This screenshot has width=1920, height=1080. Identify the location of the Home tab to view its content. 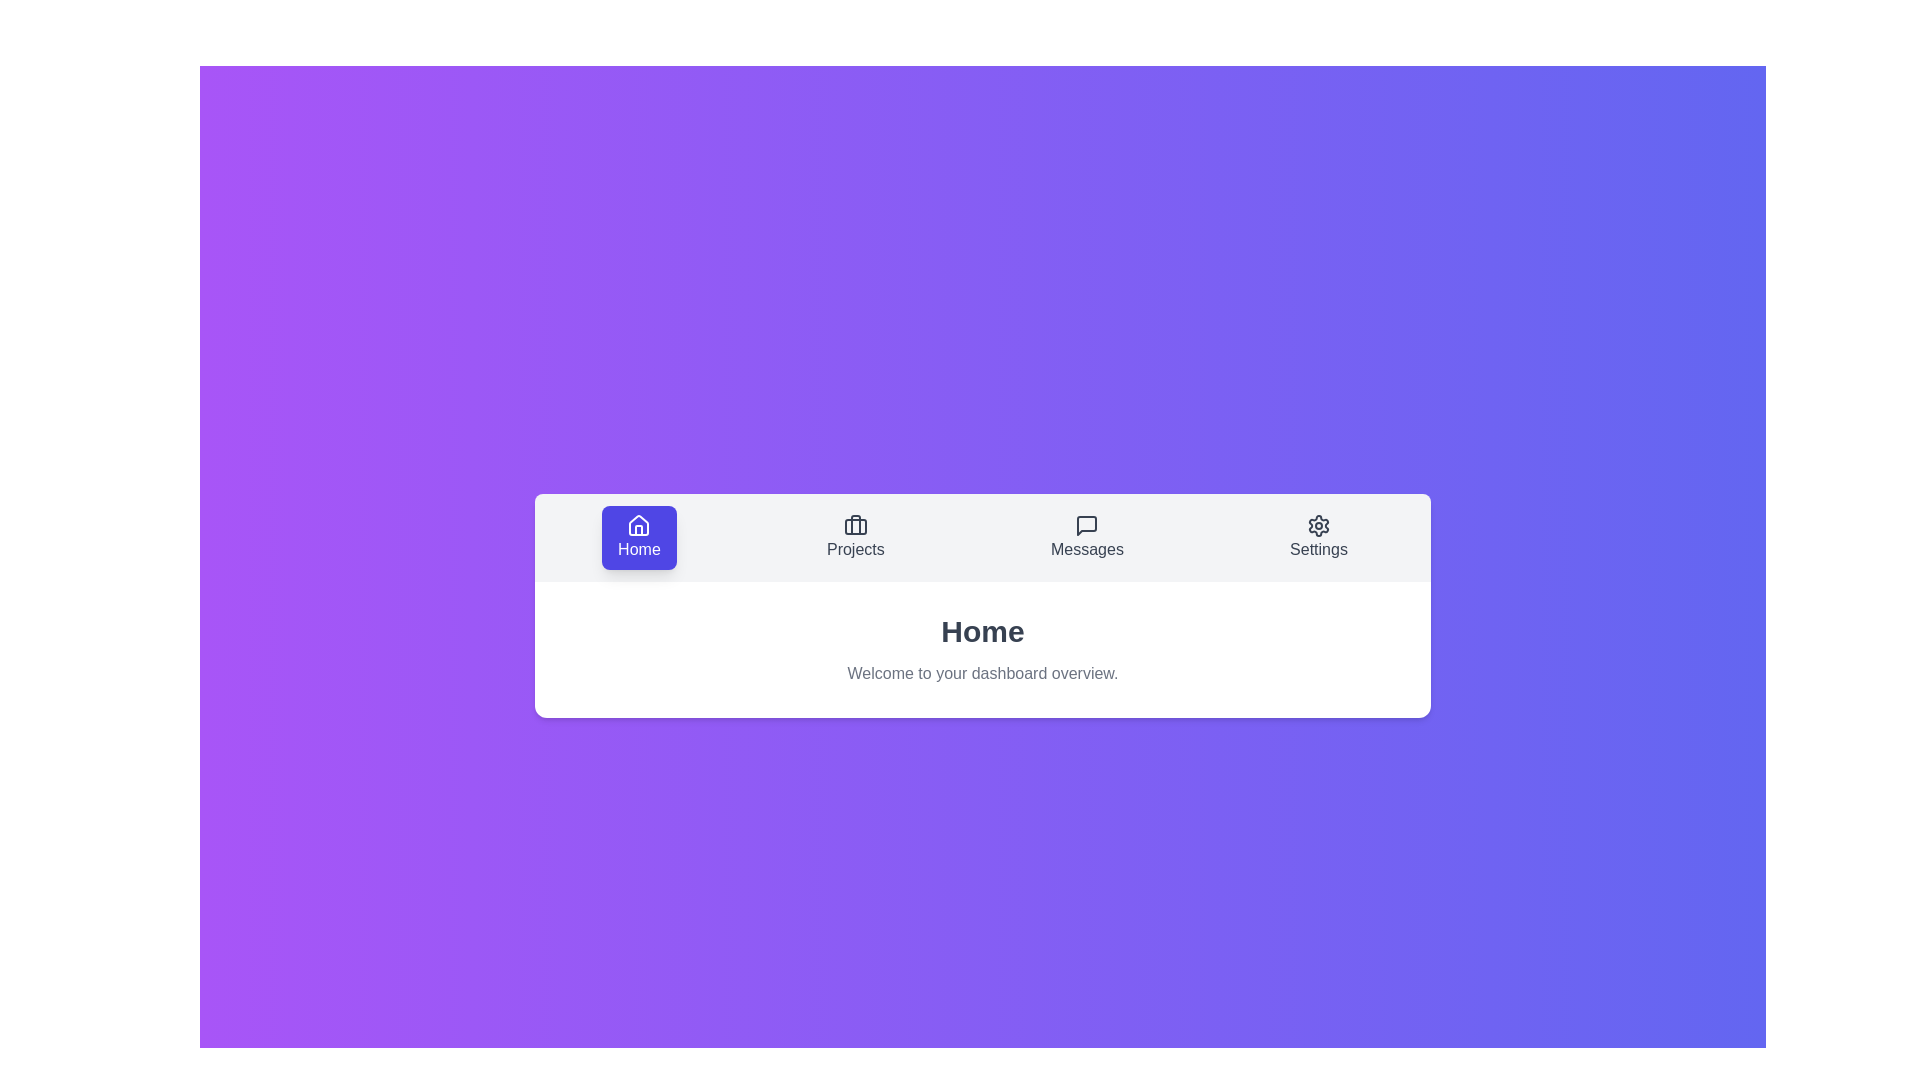
(637, 536).